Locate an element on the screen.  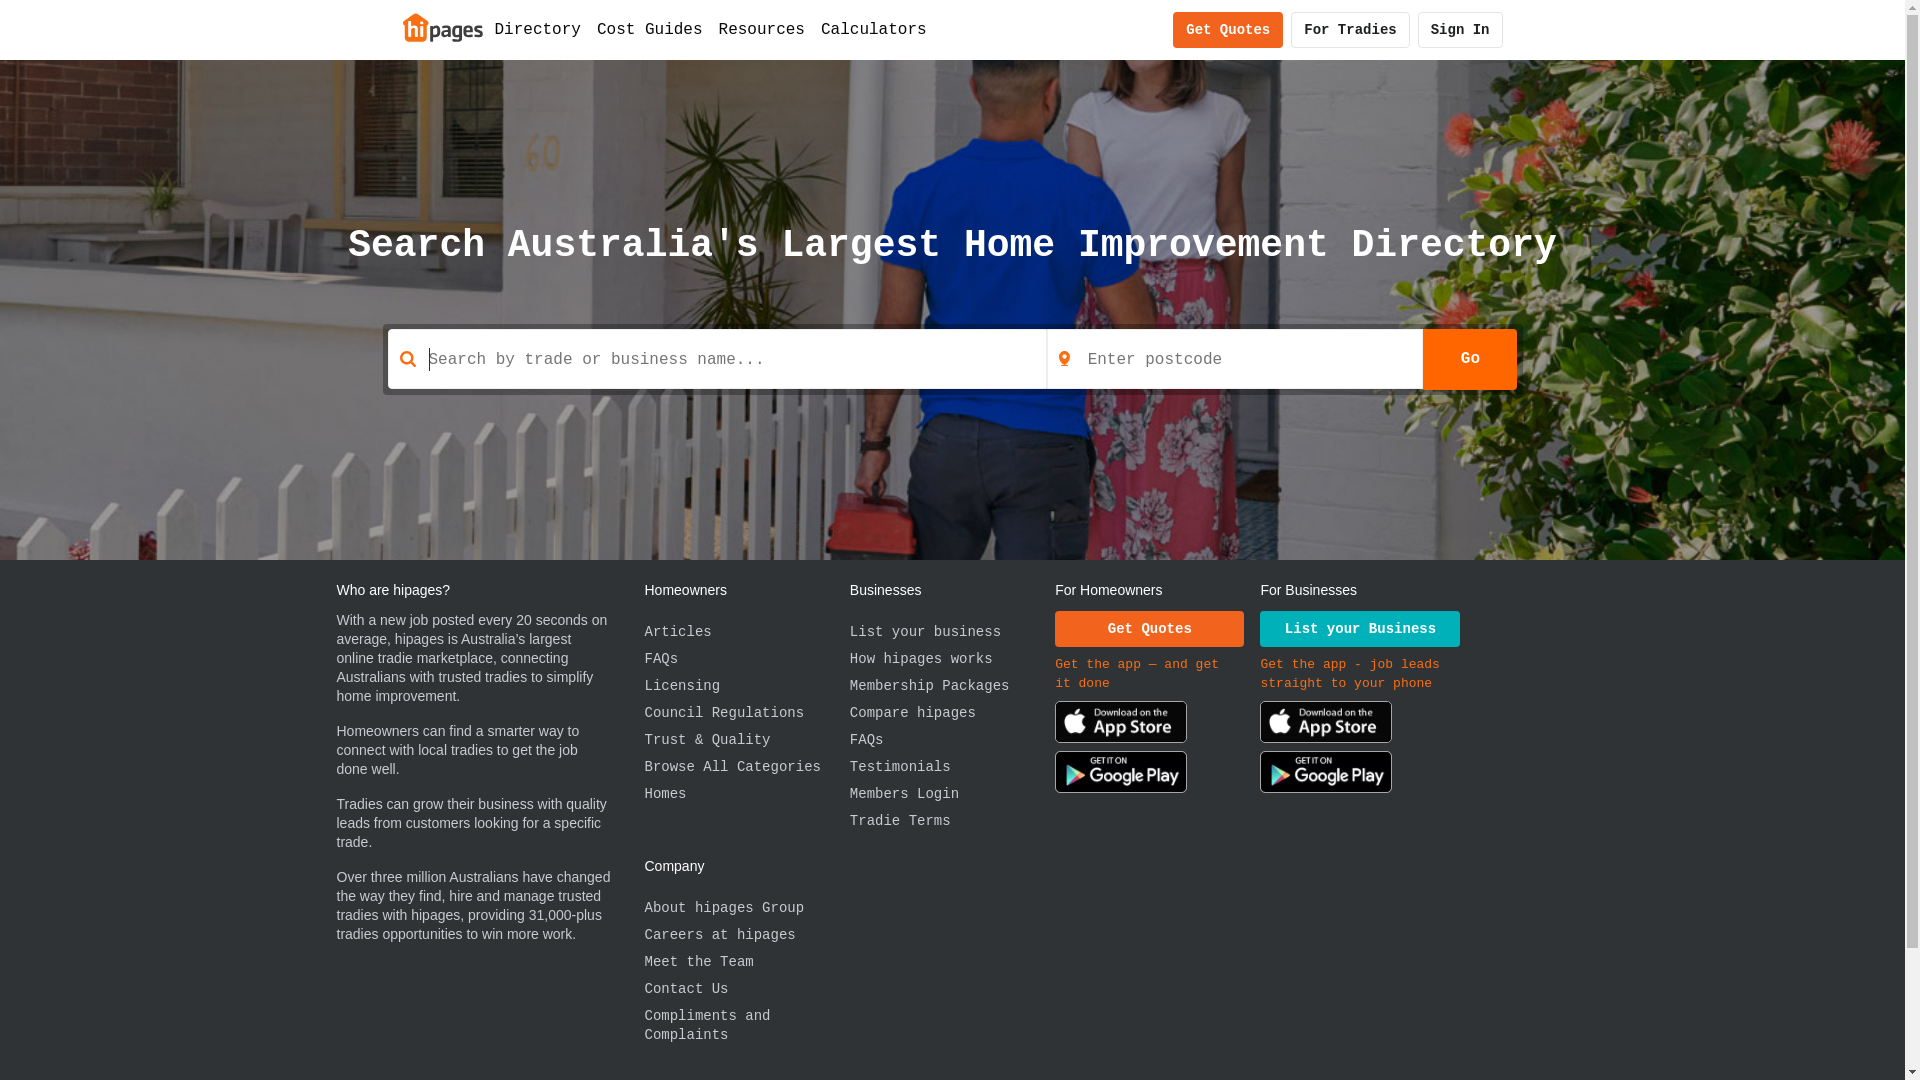
'Cost Guides' is located at coordinates (588, 30).